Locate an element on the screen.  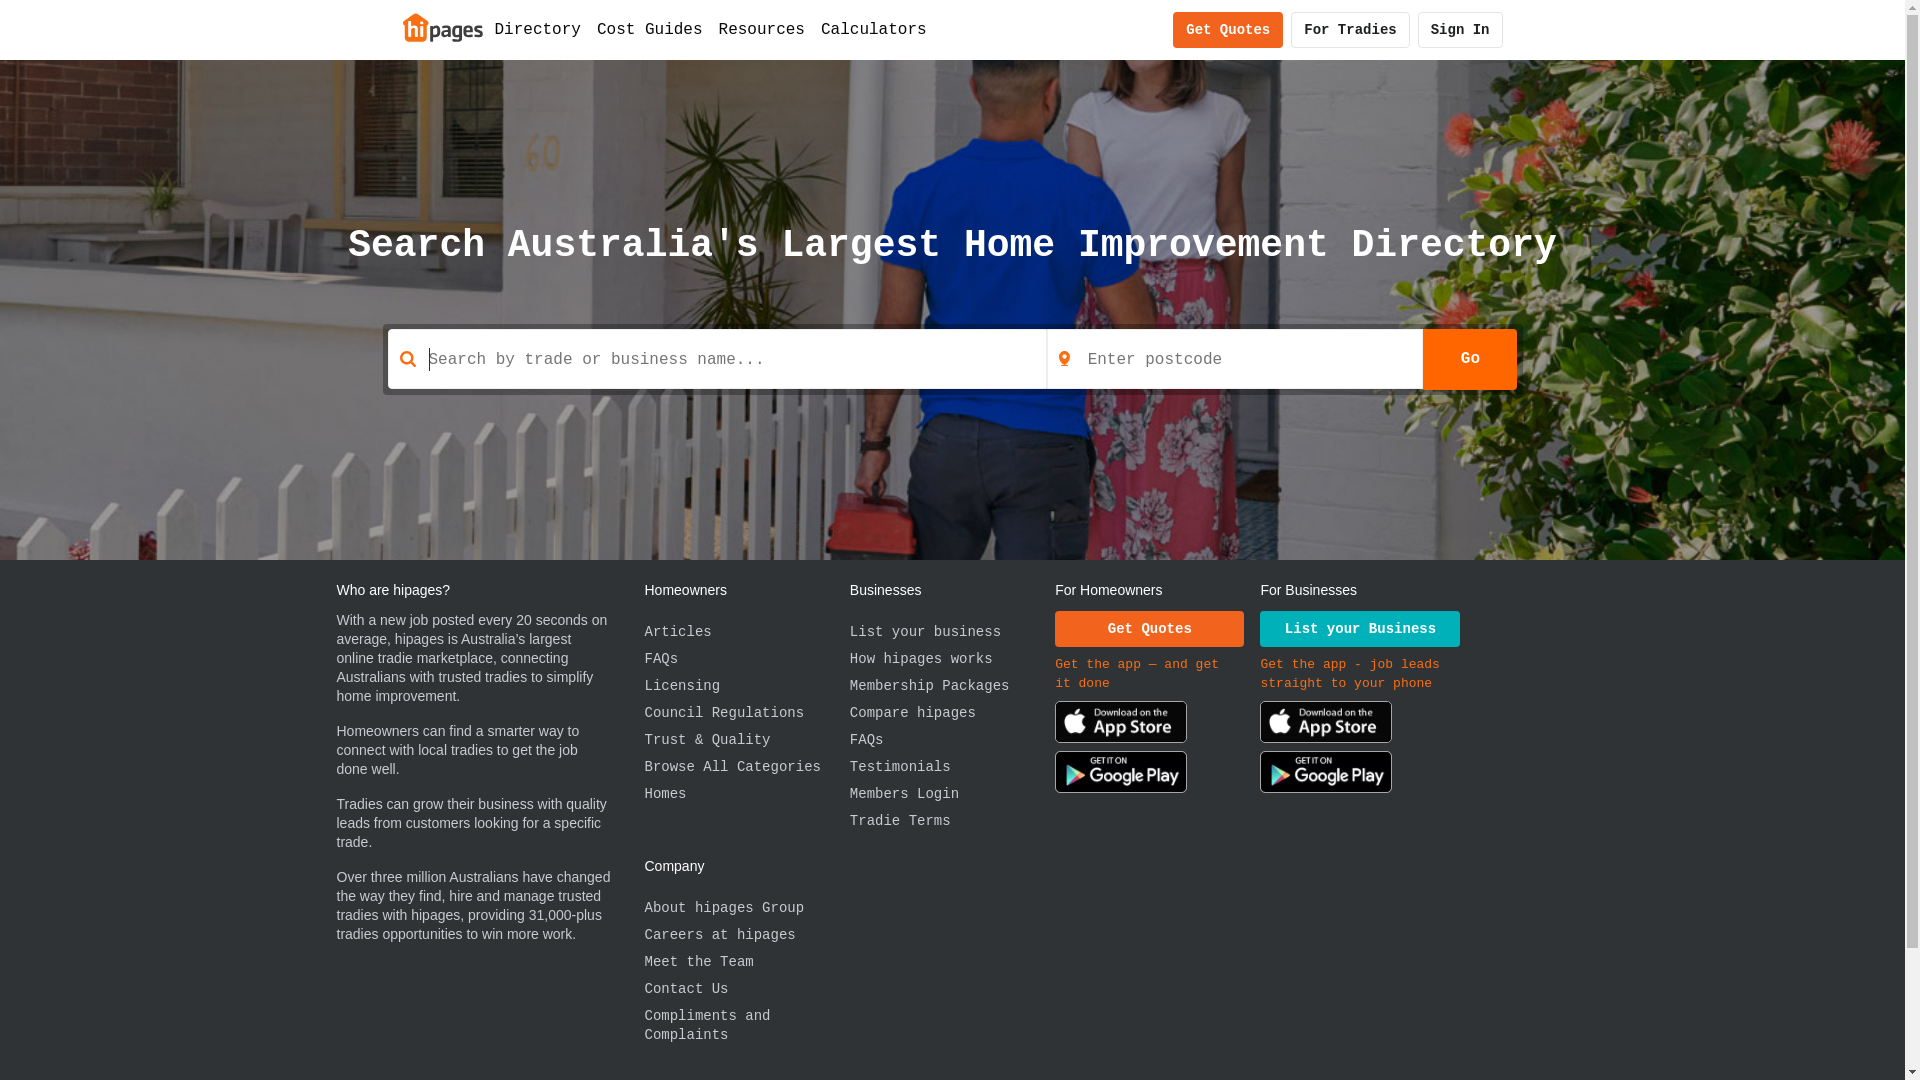
'Cost Guides' is located at coordinates (588, 30).